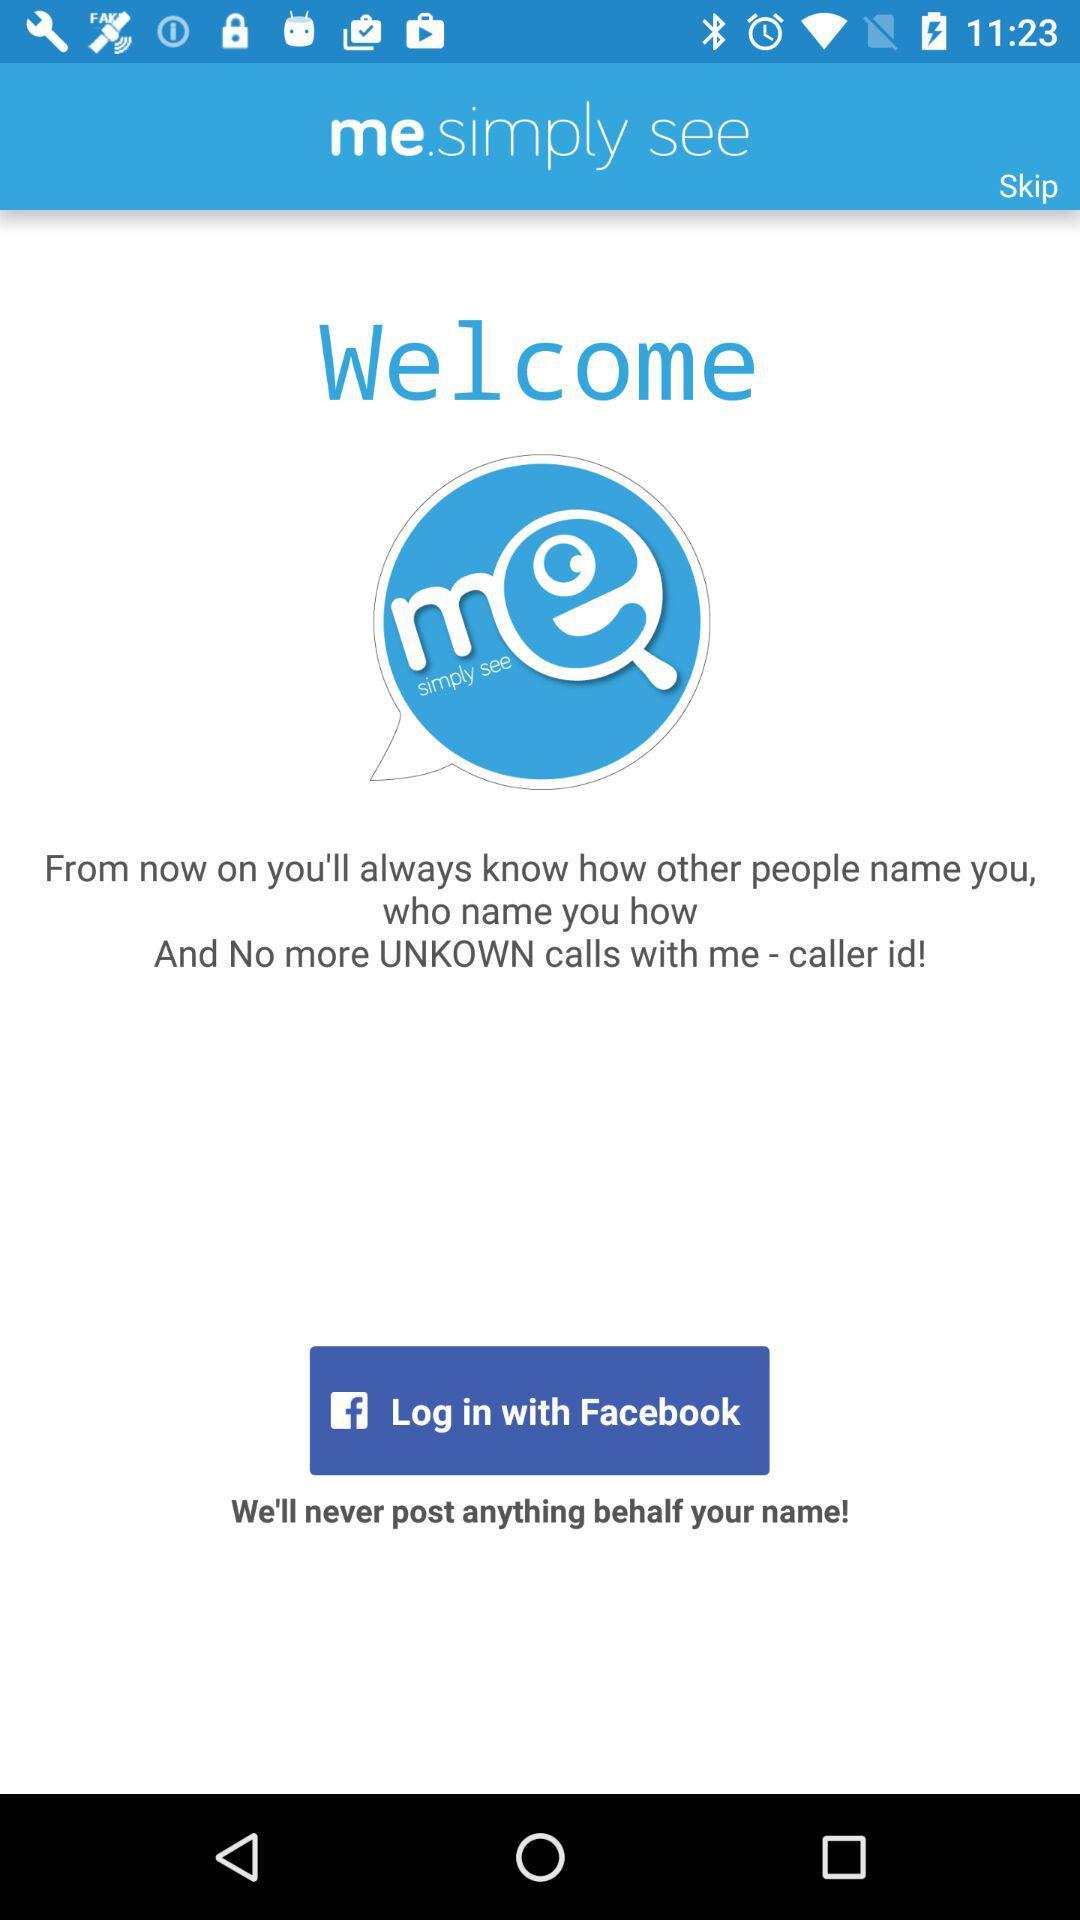  I want to click on icon above the from now on item, so click(1029, 184).